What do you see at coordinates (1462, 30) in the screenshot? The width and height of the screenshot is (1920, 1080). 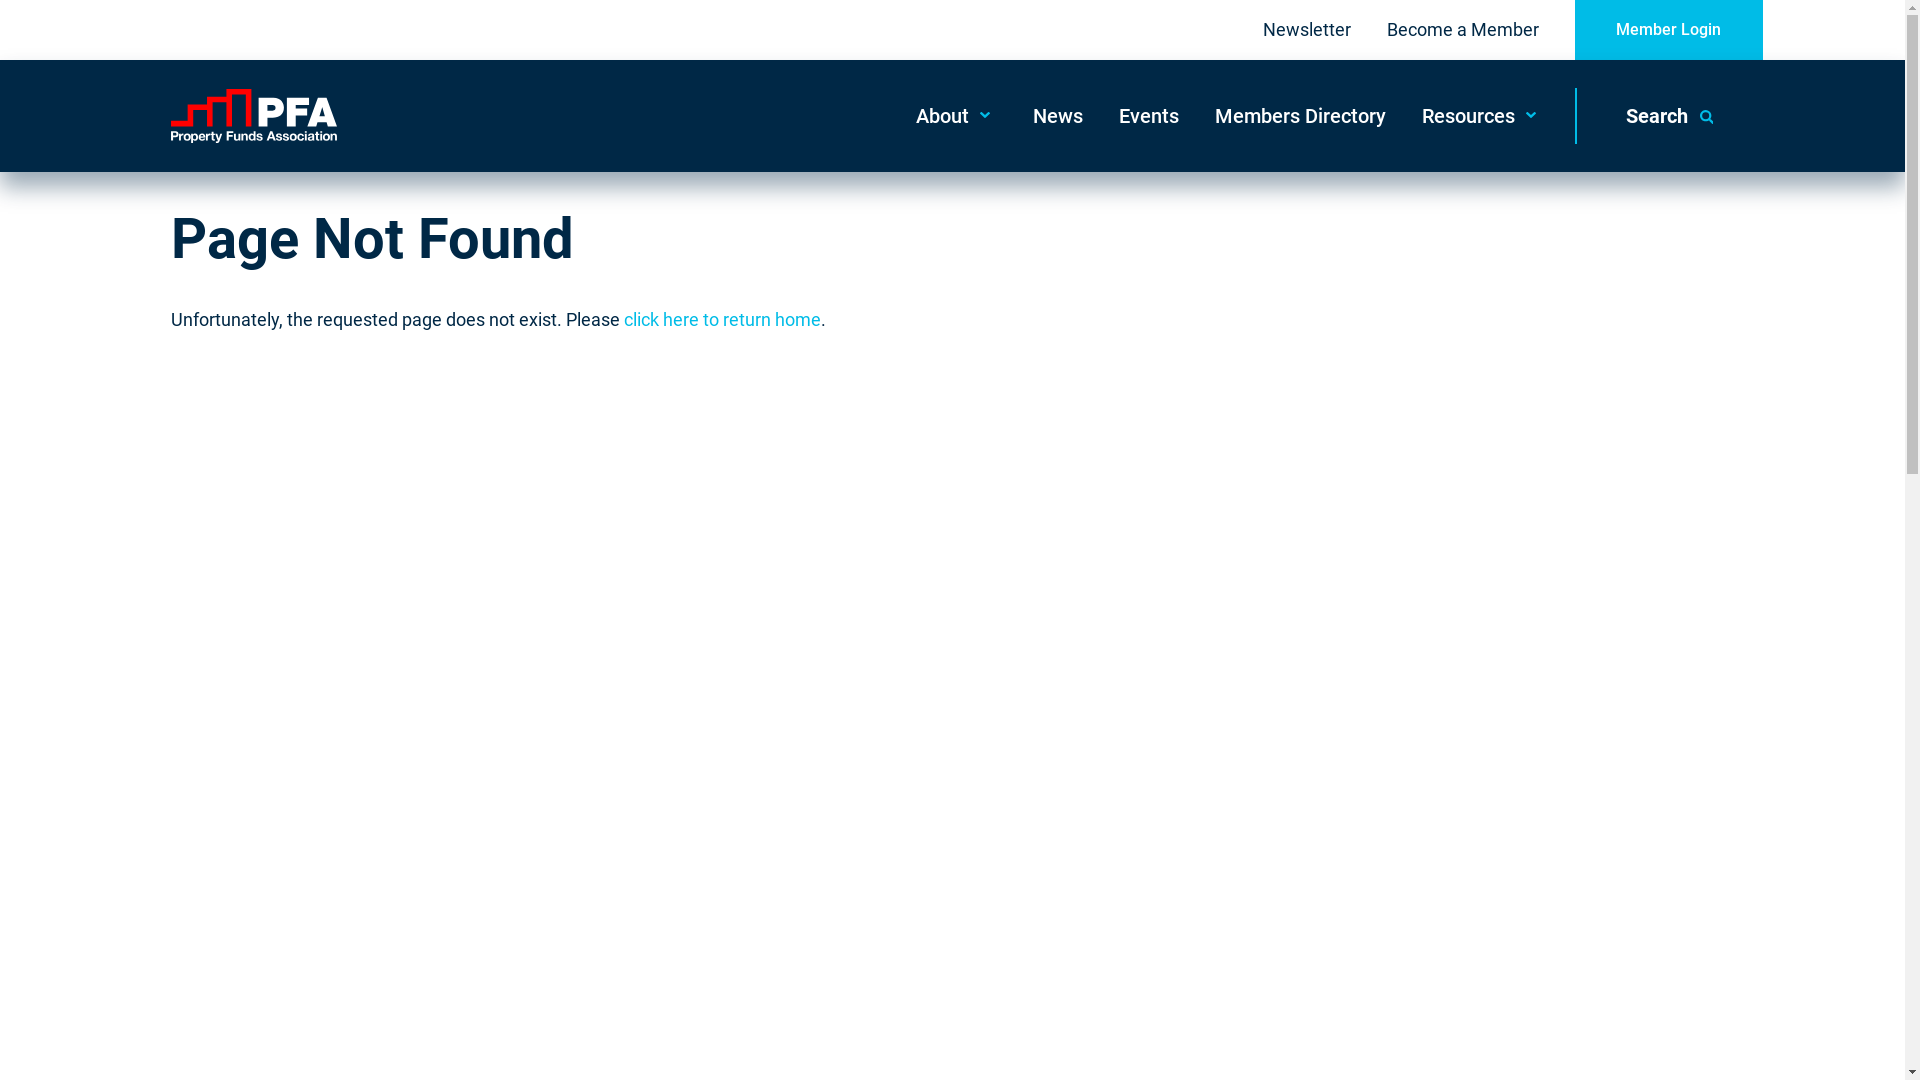 I see `'Become a Member'` at bounding box center [1462, 30].